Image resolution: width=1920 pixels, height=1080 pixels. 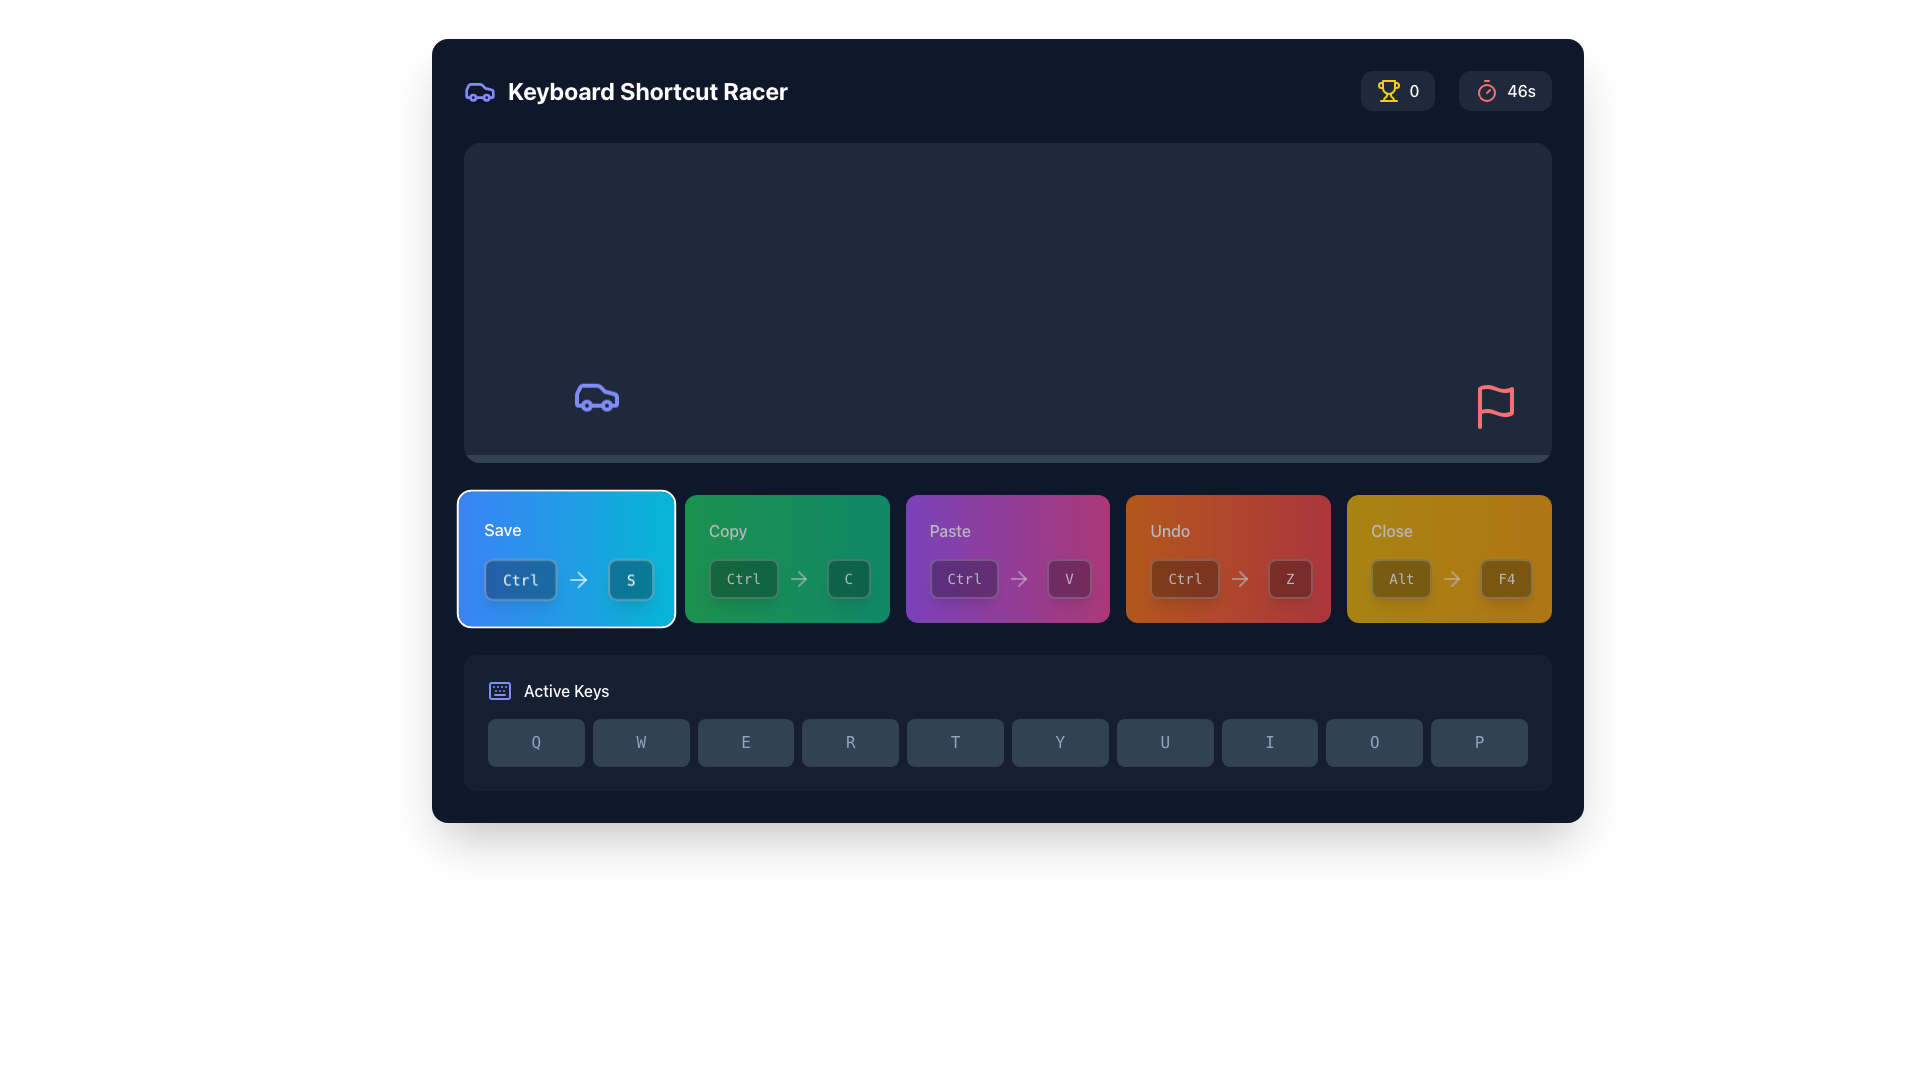 What do you see at coordinates (565, 559) in the screenshot?
I see `the visual keyboard shortcut display that indicates the 'Save' action (Ctrl + S), located in the first column of the grid layout, above the 'Active Keys' section` at bounding box center [565, 559].